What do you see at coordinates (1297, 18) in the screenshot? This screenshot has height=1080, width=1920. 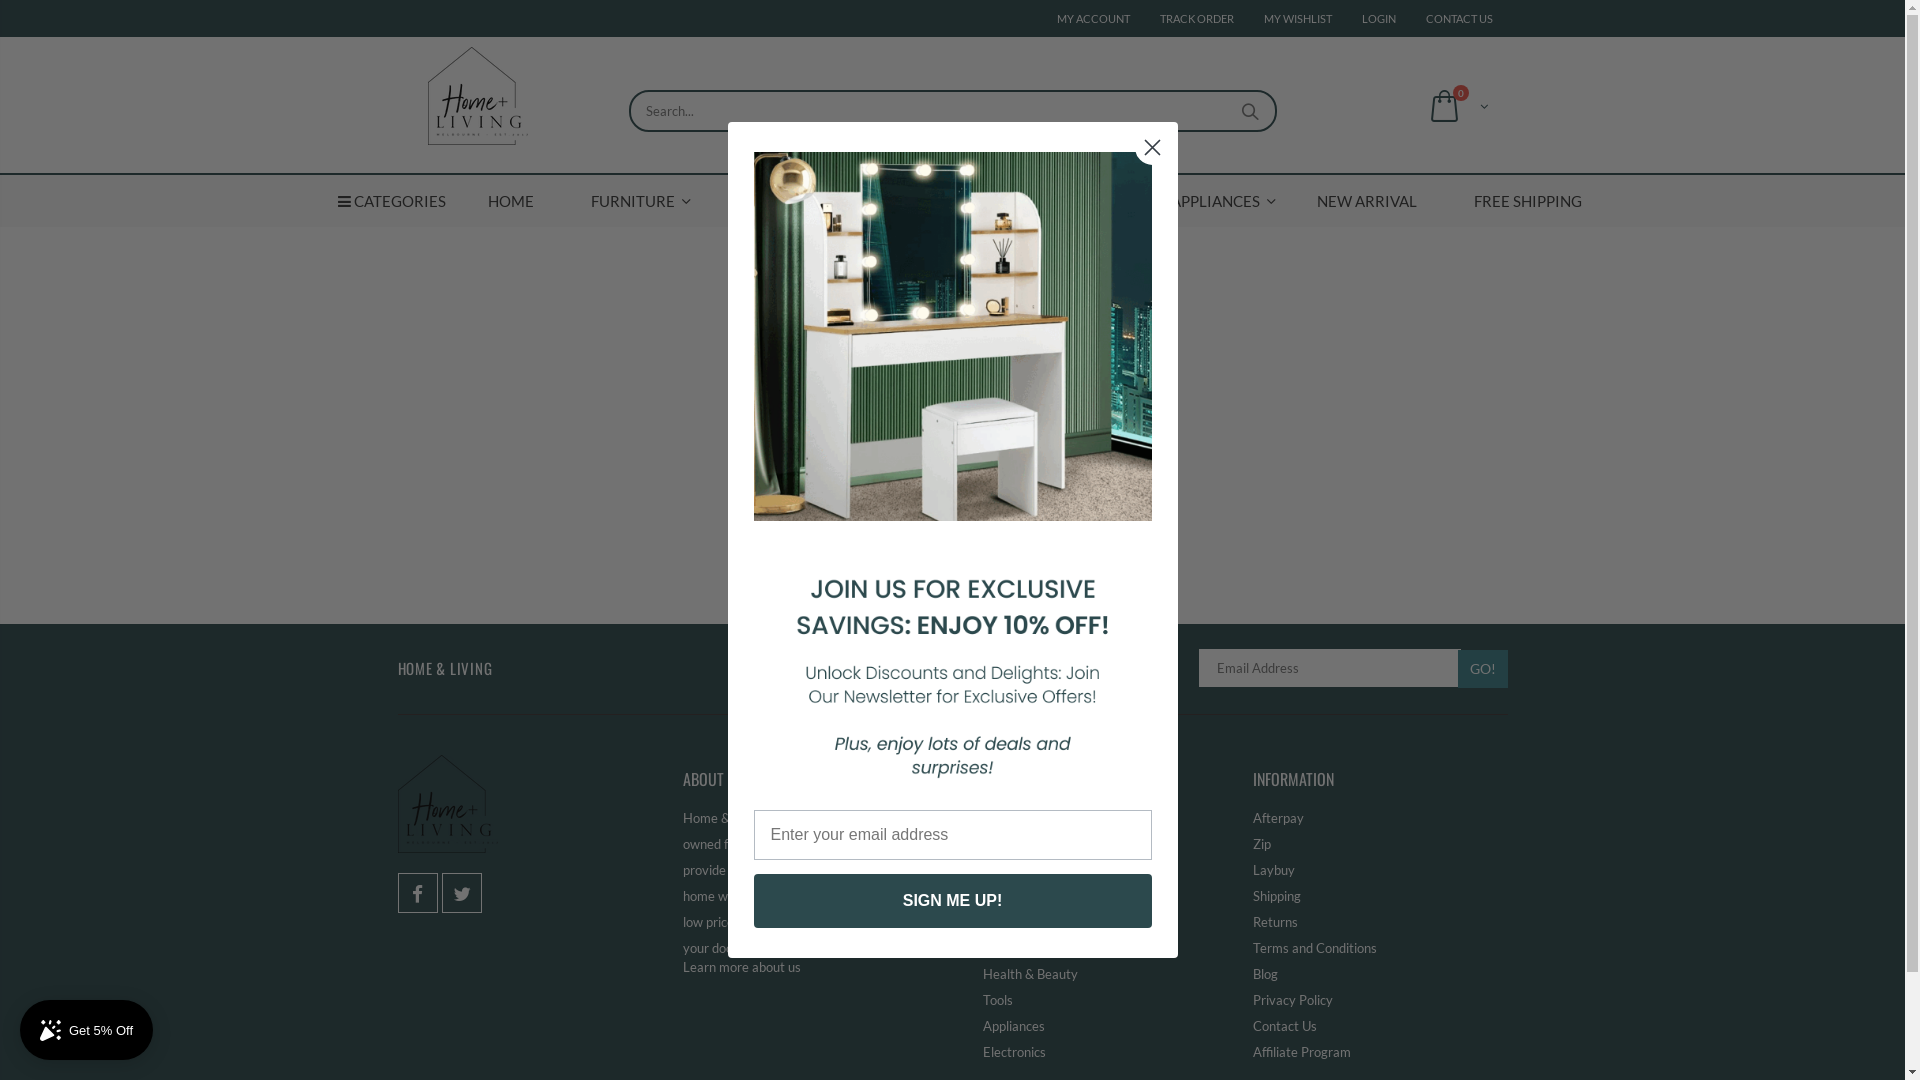 I see `'MY WISHLIST'` at bounding box center [1297, 18].